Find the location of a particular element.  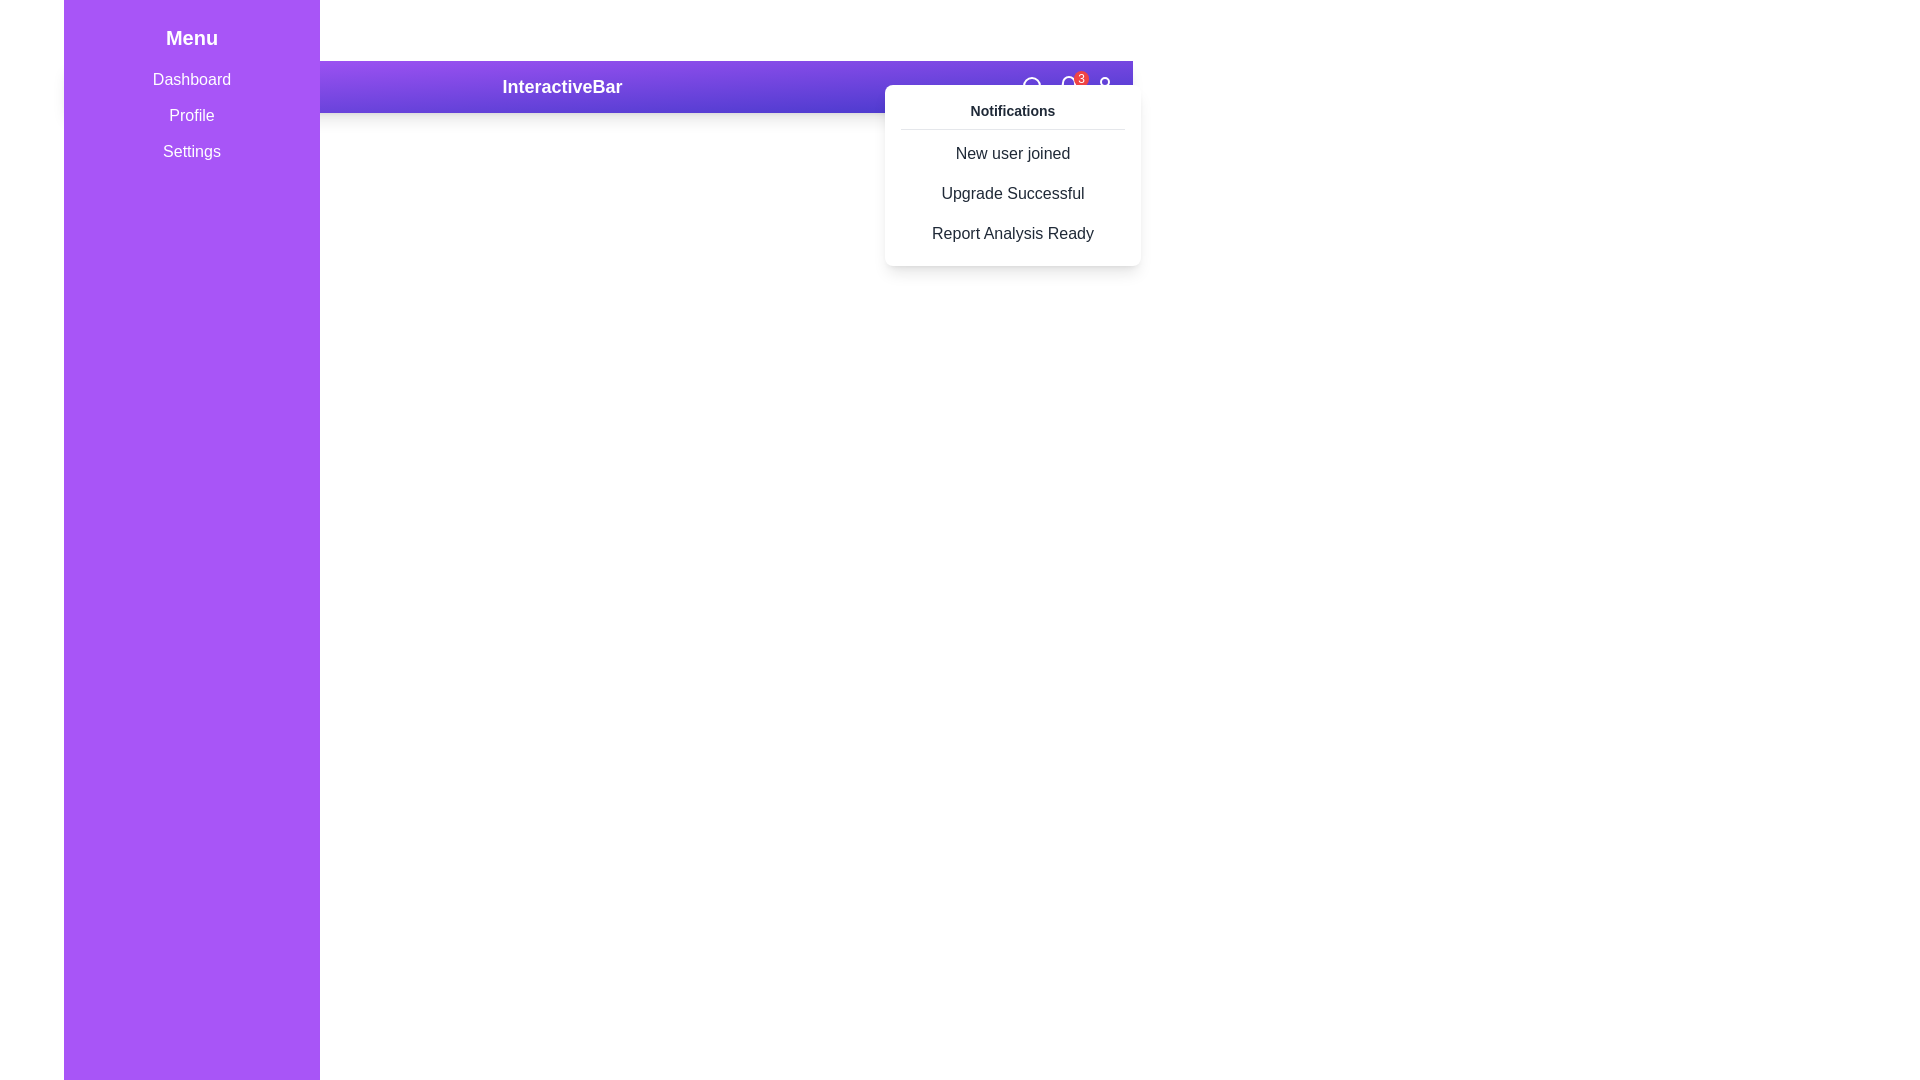

the user profile icon located at the far-right corner of the horizontal navigation bar is located at coordinates (1103, 86).